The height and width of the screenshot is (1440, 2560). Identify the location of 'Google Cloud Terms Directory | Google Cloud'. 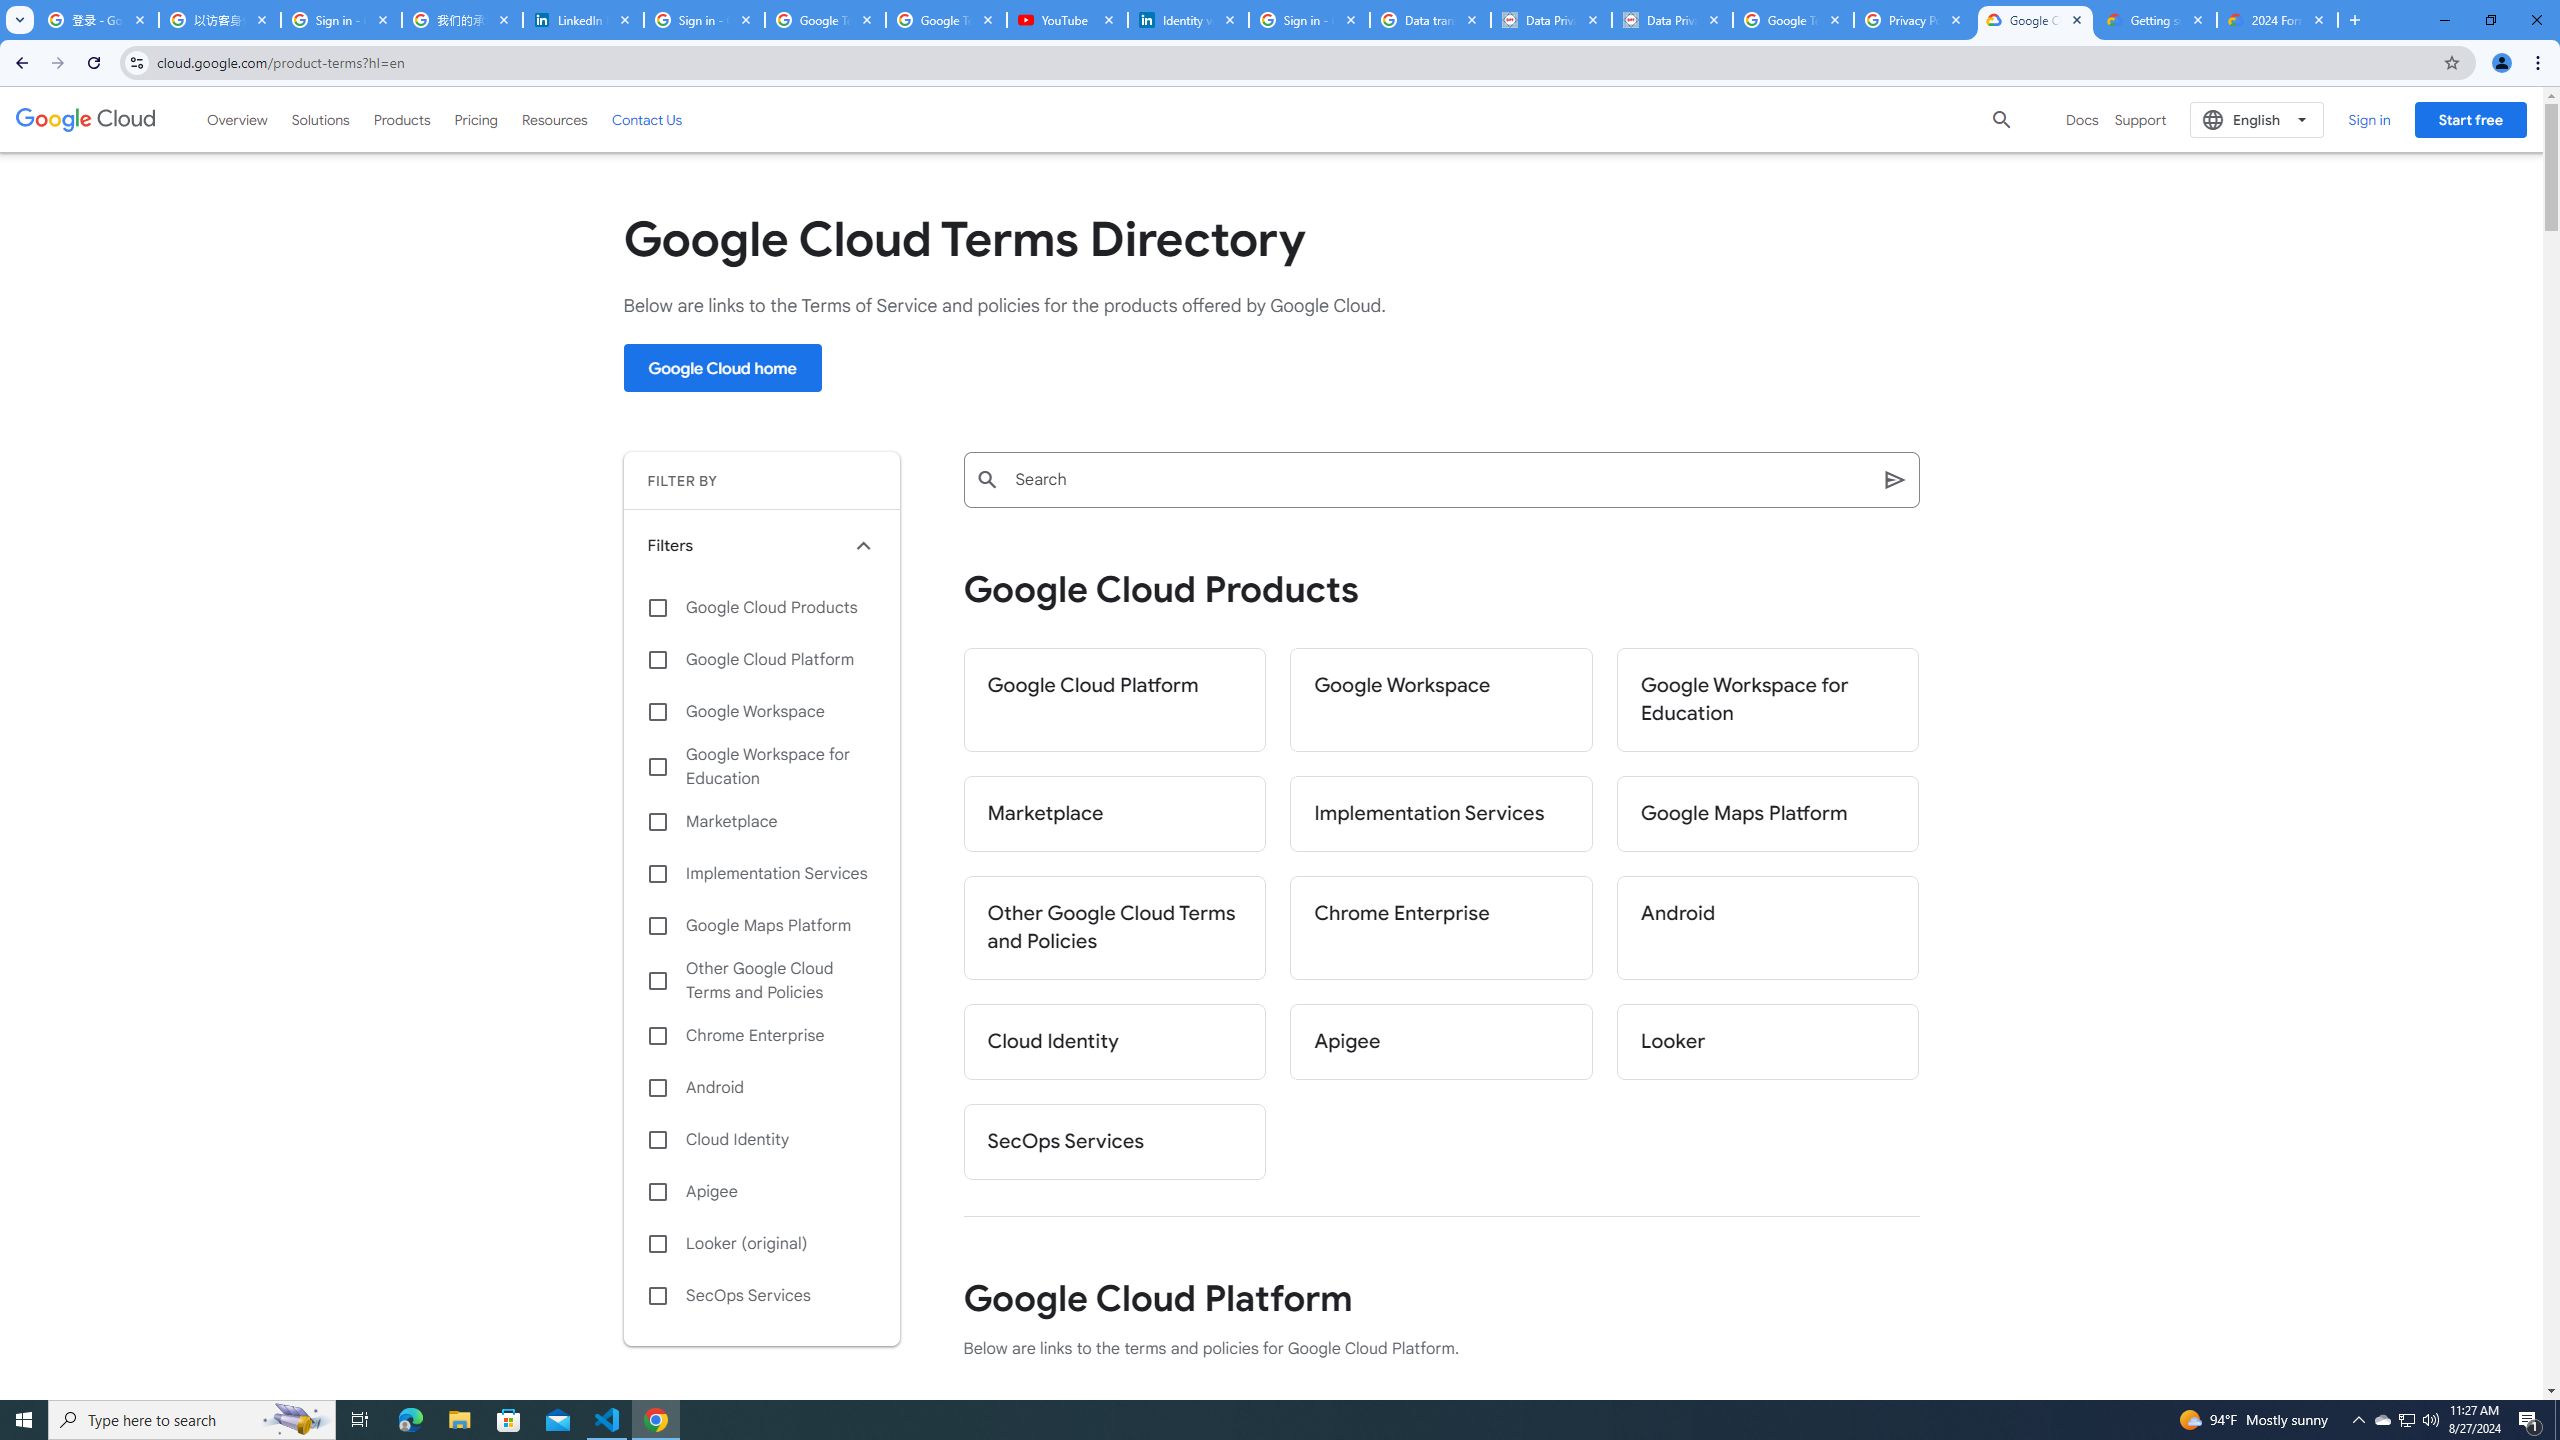
(2034, 19).